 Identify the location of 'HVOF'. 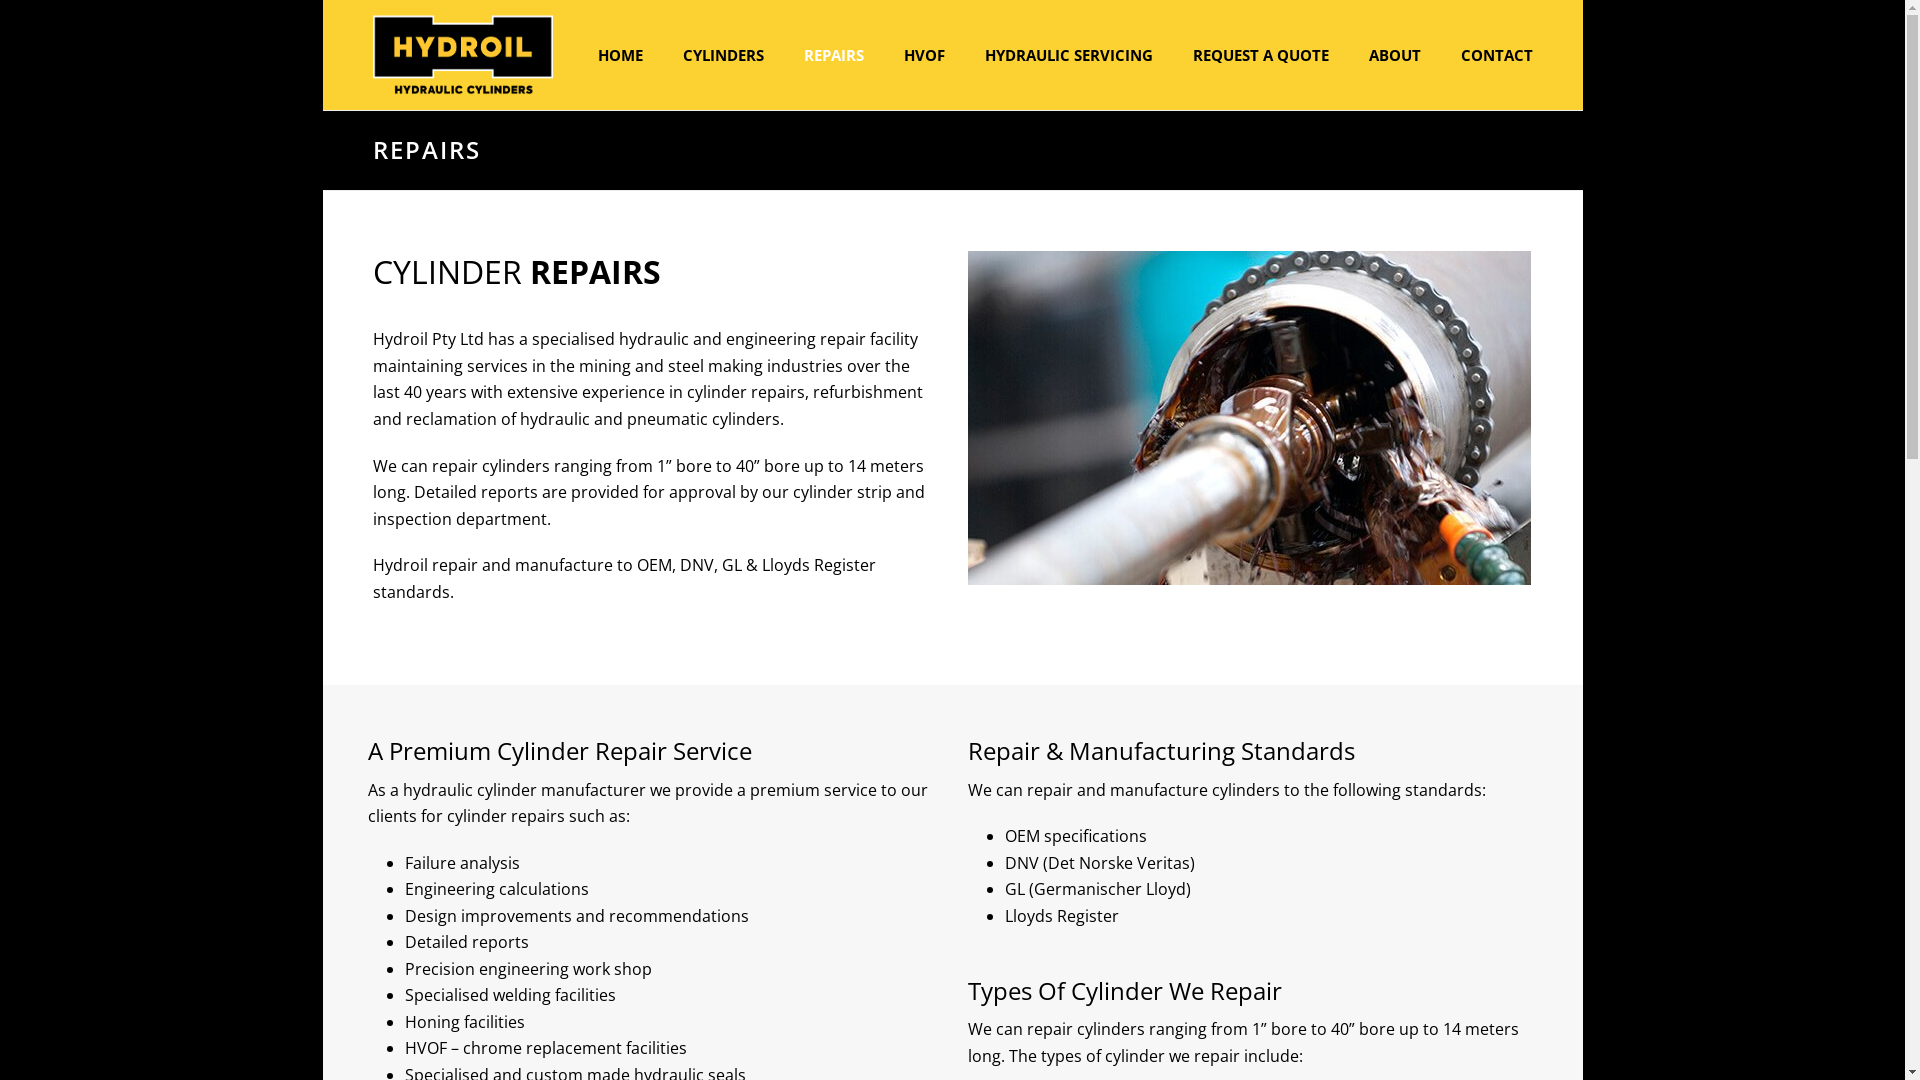
(923, 53).